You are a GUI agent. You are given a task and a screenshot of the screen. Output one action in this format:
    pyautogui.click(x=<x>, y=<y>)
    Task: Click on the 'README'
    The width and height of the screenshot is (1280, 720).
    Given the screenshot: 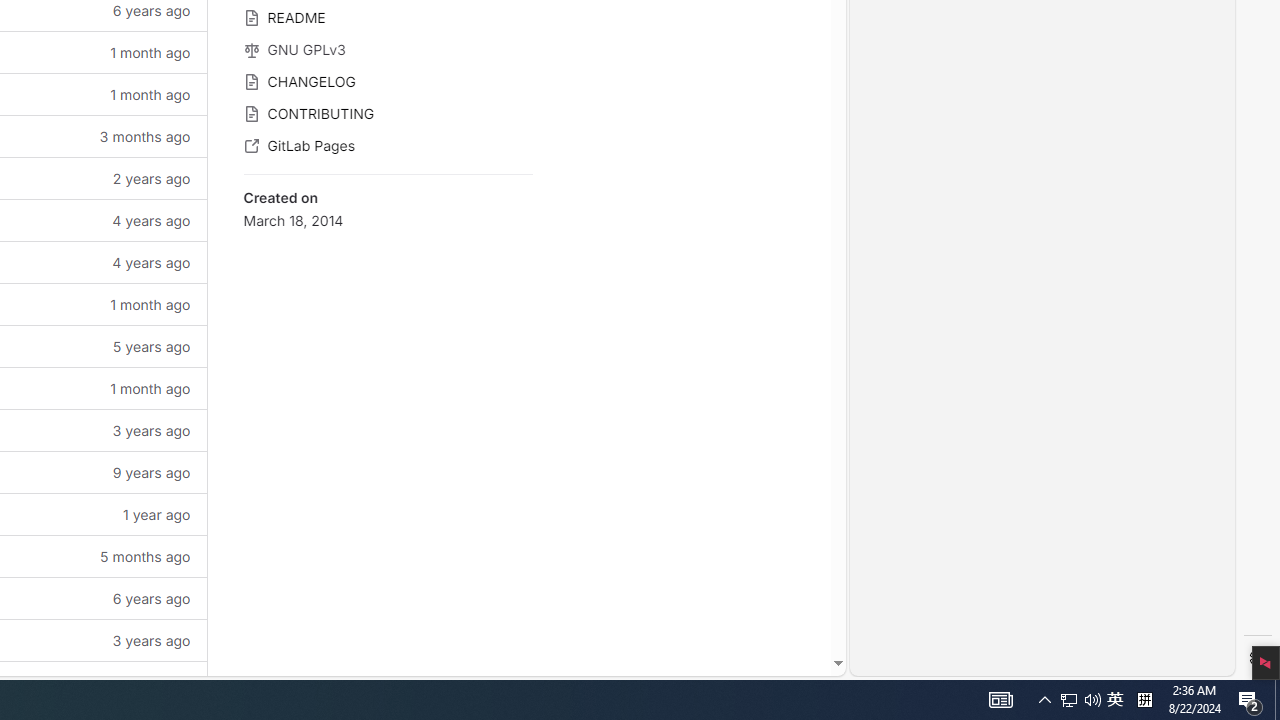 What is the action you would take?
    pyautogui.click(x=387, y=16)
    